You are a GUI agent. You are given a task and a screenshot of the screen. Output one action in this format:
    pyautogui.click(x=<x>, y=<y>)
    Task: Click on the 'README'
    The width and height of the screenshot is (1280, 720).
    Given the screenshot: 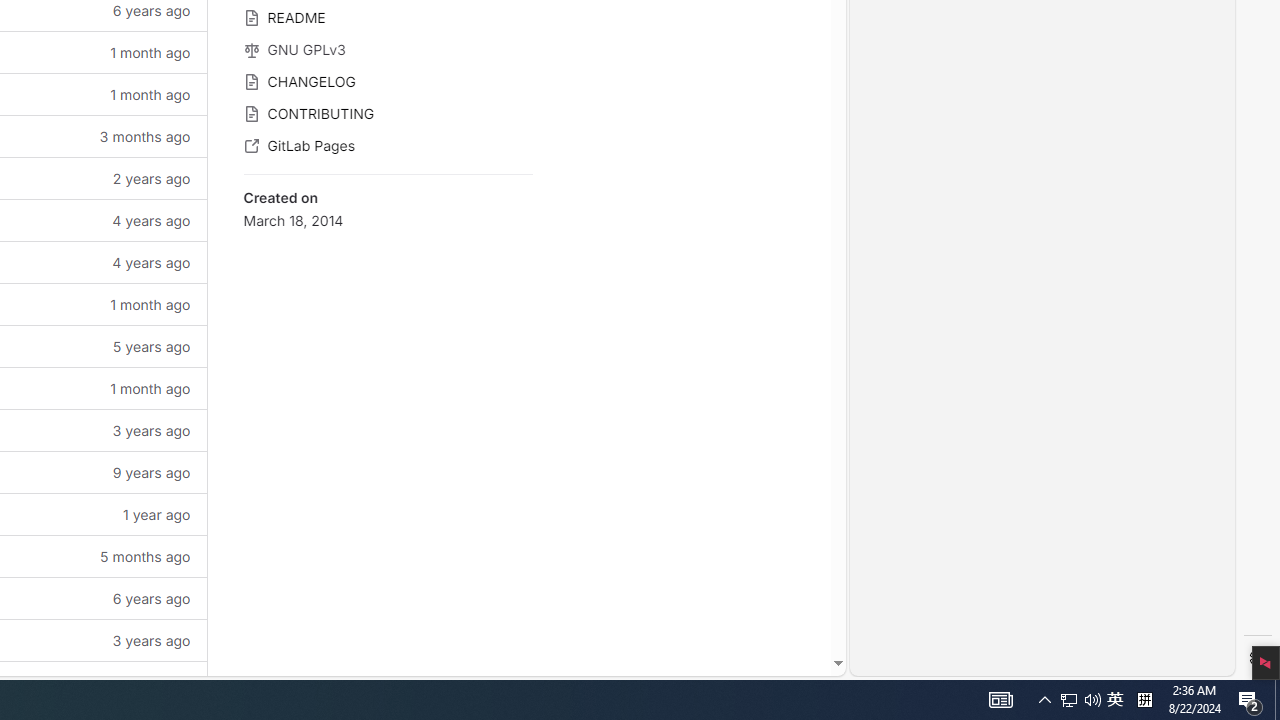 What is the action you would take?
    pyautogui.click(x=387, y=16)
    